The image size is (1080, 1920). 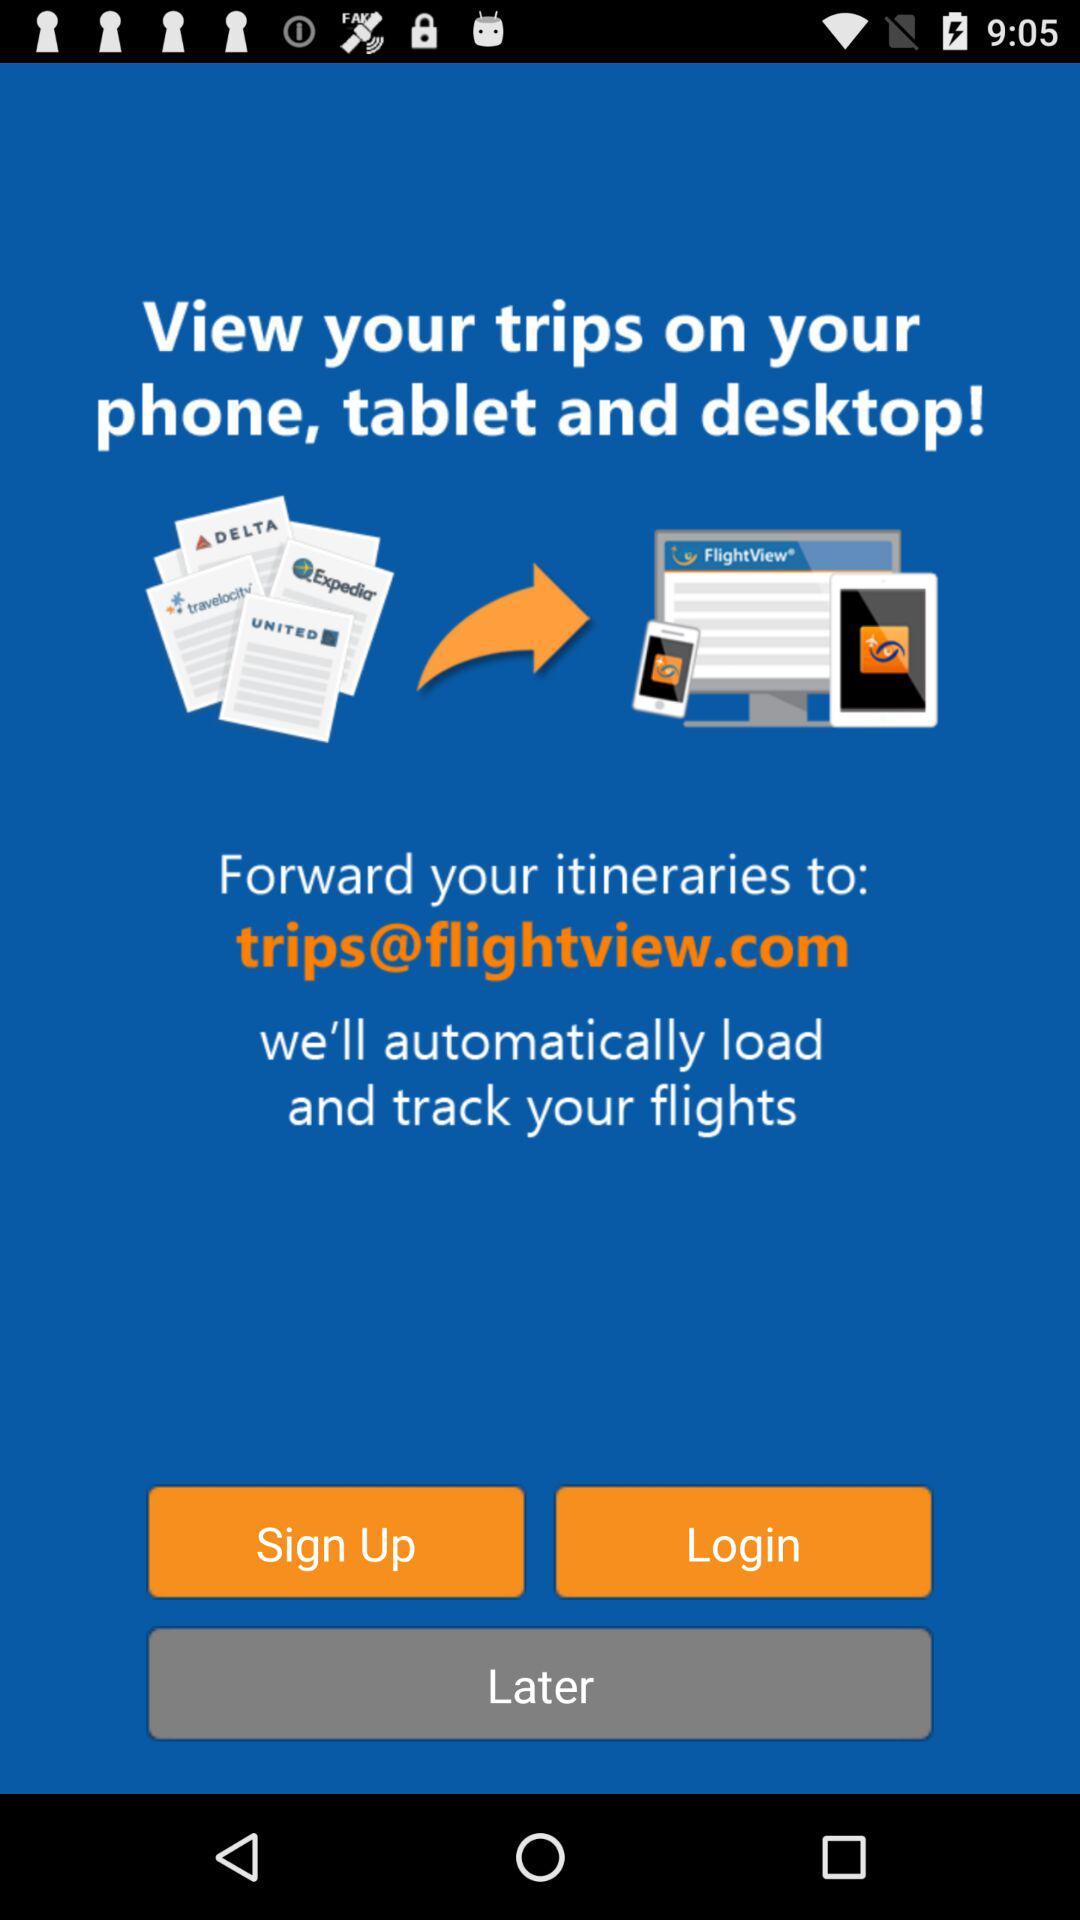 What do you see at coordinates (335, 1540) in the screenshot?
I see `button to the left of login item` at bounding box center [335, 1540].